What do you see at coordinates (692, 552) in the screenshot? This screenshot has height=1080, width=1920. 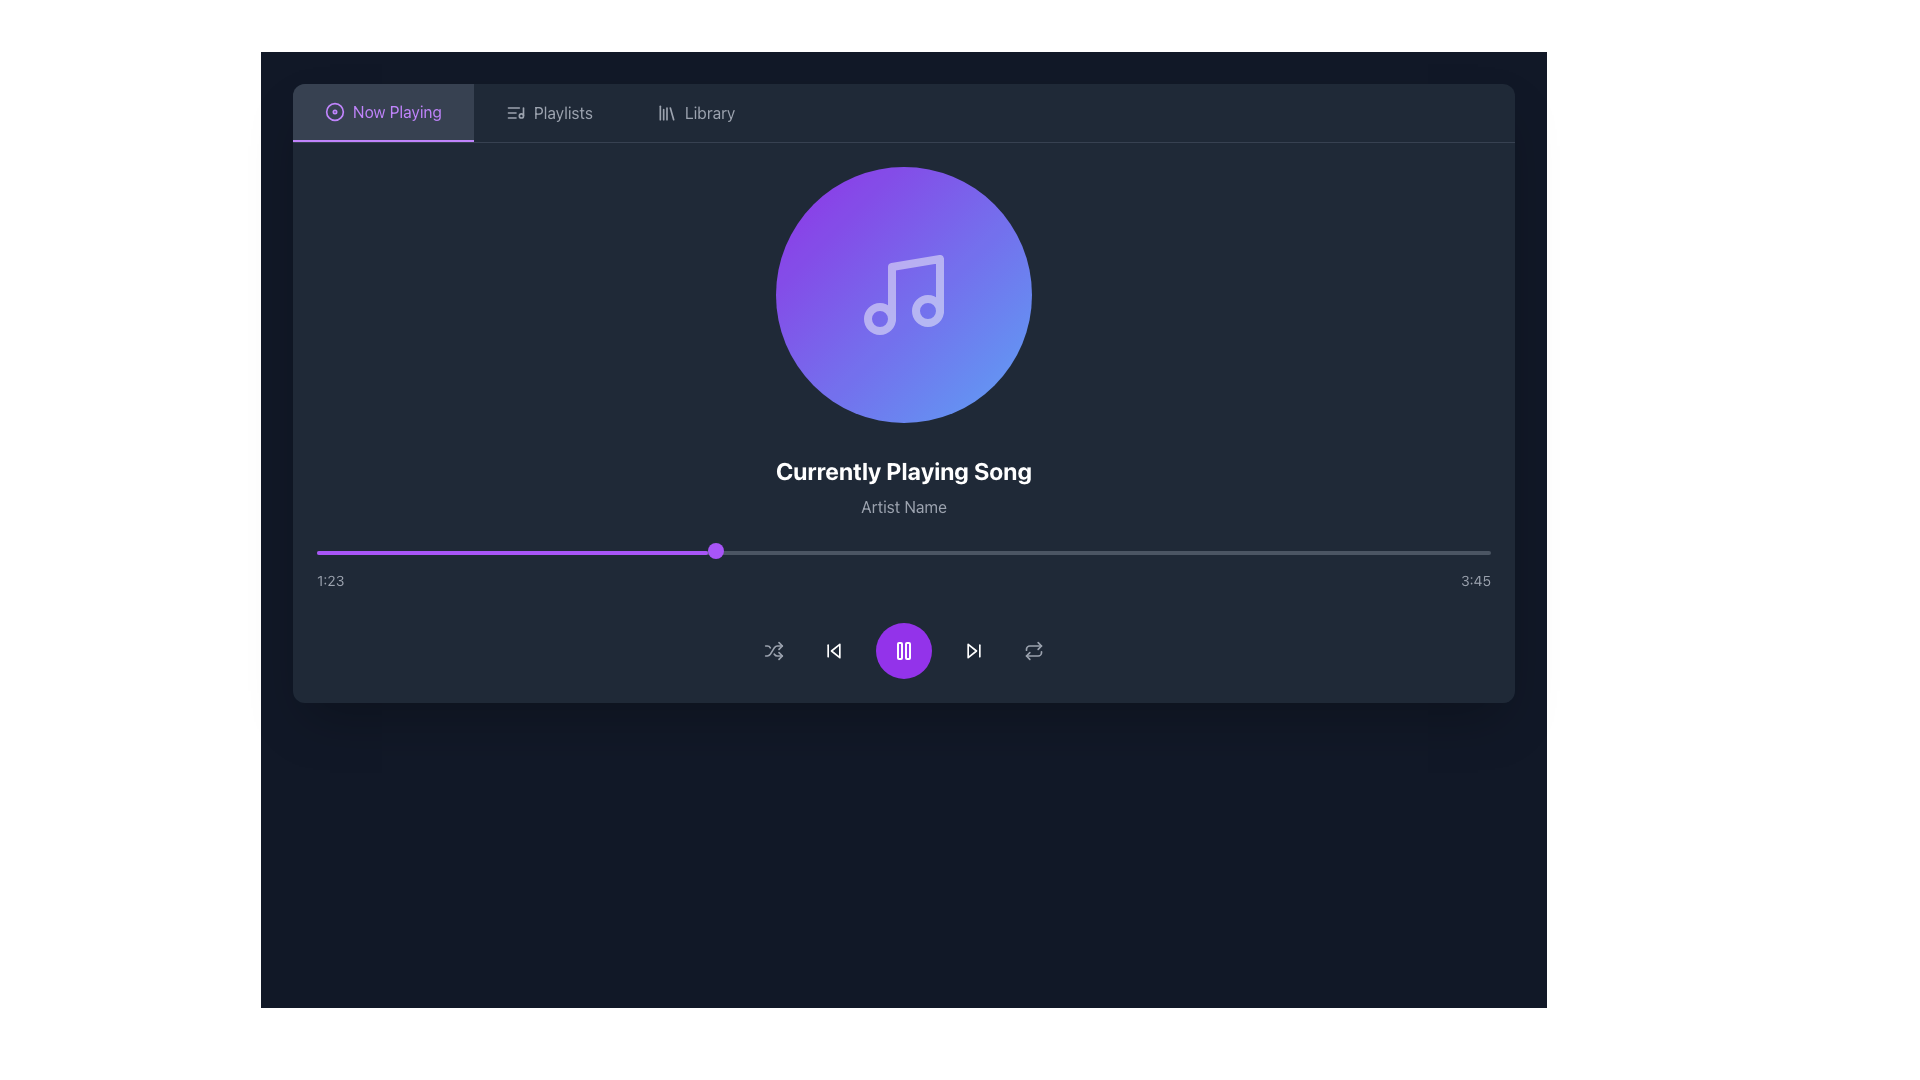 I see `the playback position` at bounding box center [692, 552].